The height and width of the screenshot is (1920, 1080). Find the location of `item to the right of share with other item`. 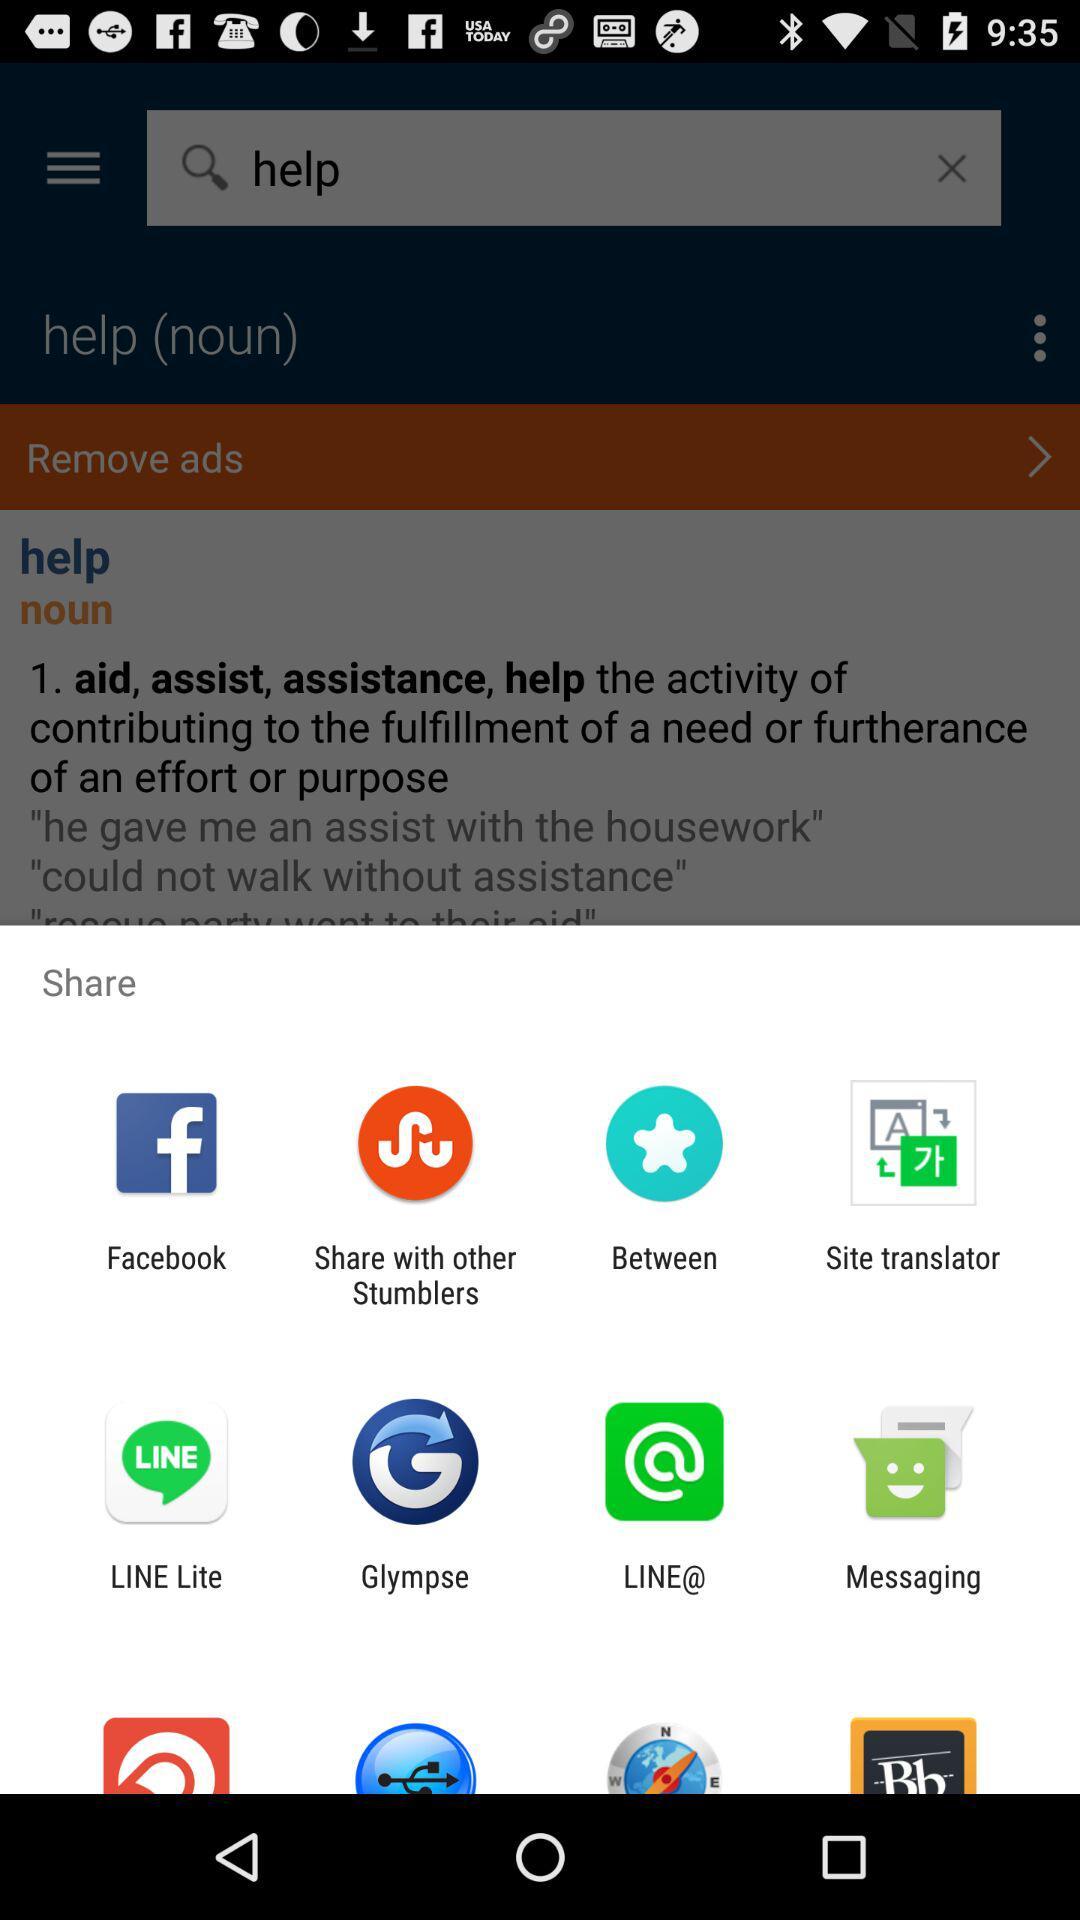

item to the right of share with other item is located at coordinates (664, 1274).